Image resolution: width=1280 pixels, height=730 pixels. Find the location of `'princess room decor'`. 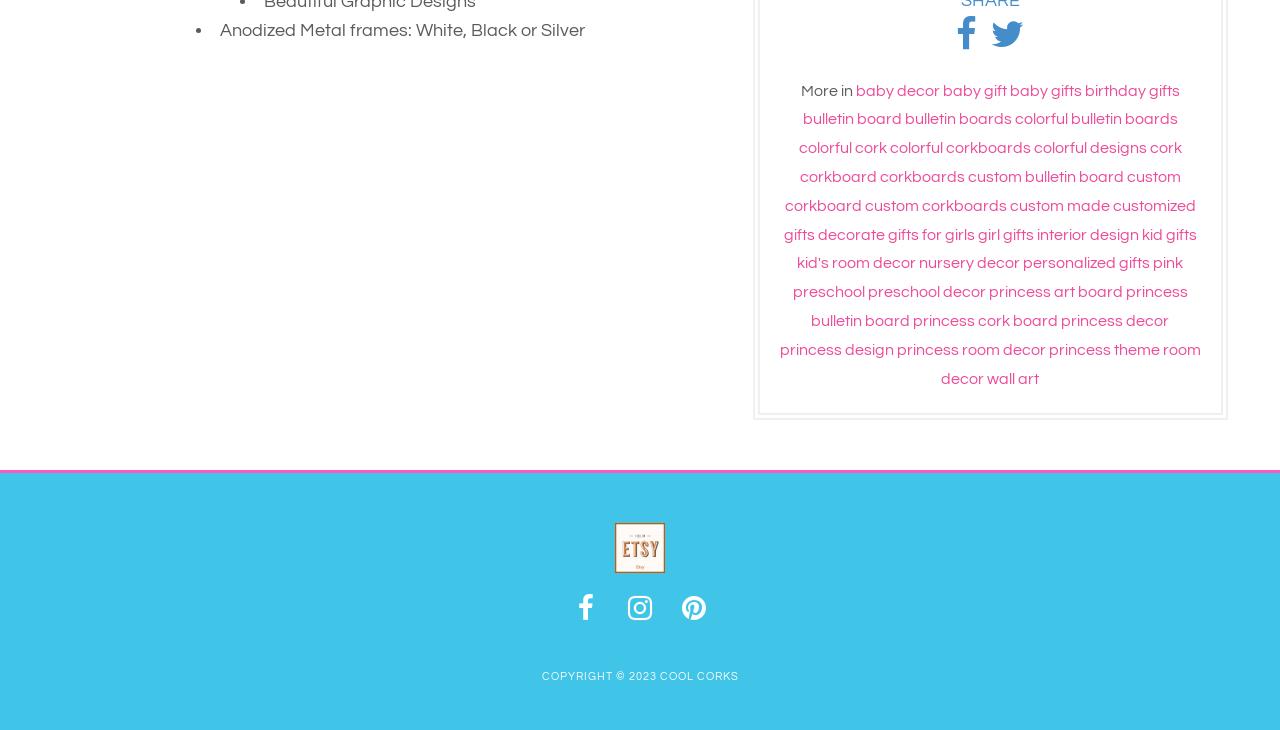

'princess room decor' is located at coordinates (970, 349).